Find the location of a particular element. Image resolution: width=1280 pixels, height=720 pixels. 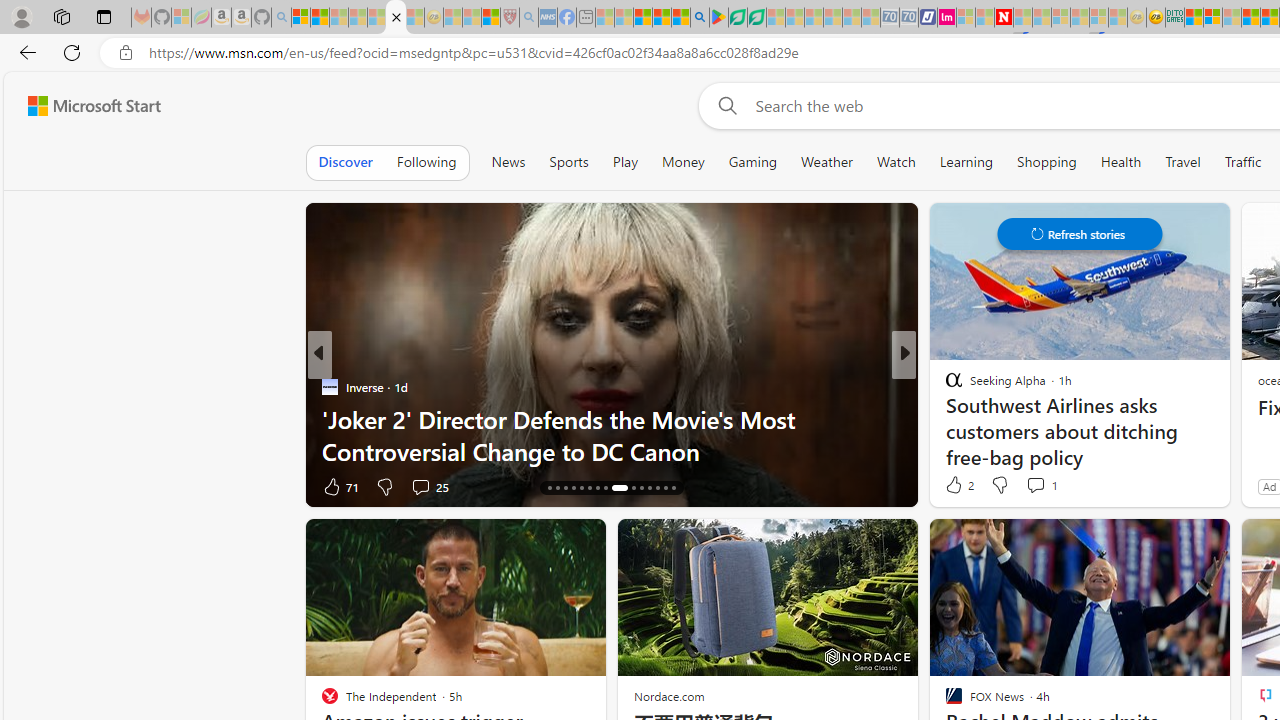

'16 Like' is located at coordinates (955, 486).